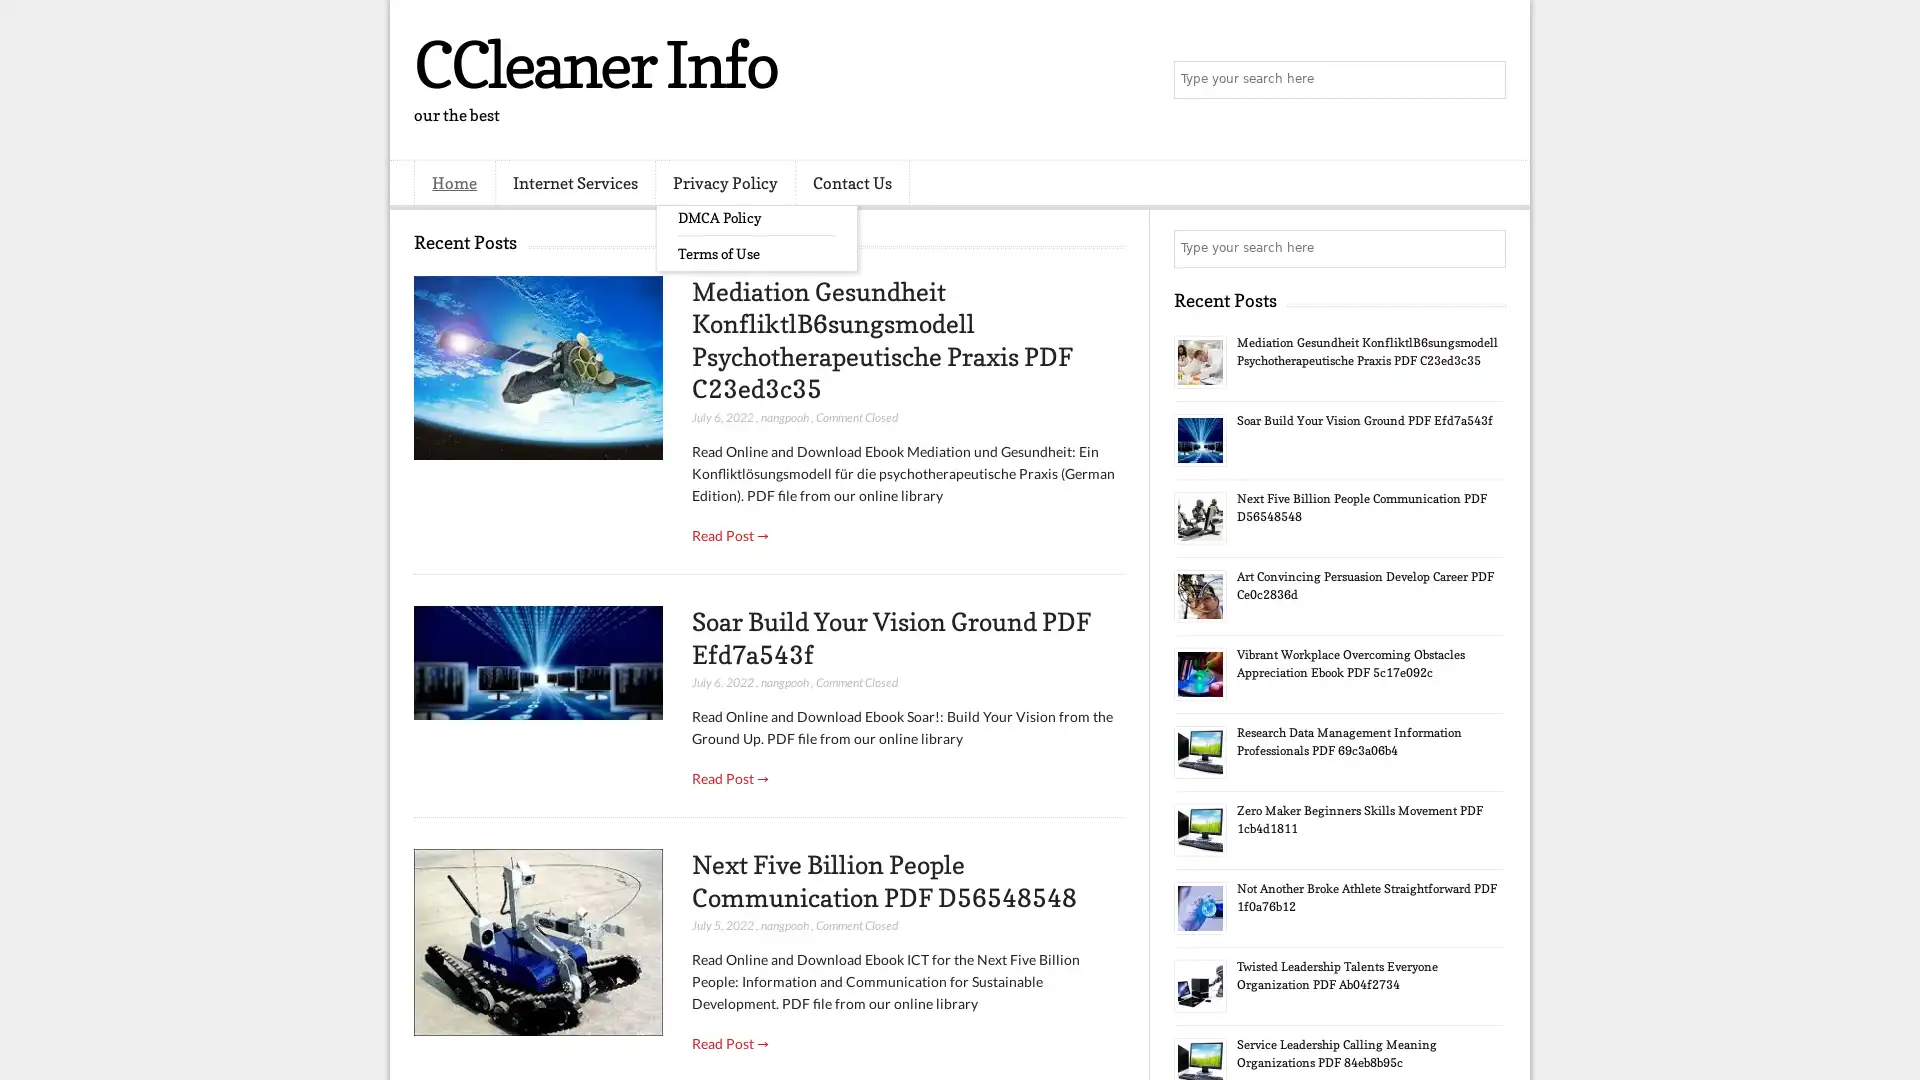 Image resolution: width=1920 pixels, height=1080 pixels. Describe the element at coordinates (1485, 248) in the screenshot. I see `Search` at that location.